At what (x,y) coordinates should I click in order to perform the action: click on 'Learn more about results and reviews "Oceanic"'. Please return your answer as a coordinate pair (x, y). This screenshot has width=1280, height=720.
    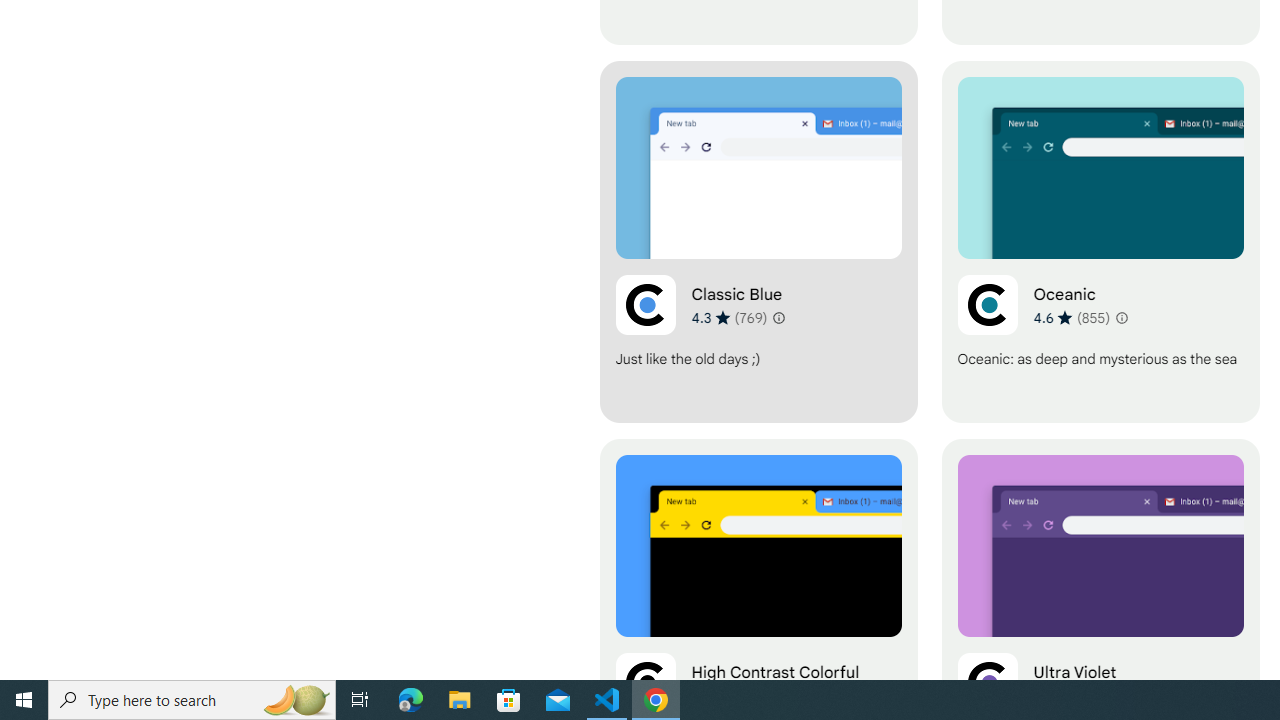
    Looking at the image, I should click on (1120, 316).